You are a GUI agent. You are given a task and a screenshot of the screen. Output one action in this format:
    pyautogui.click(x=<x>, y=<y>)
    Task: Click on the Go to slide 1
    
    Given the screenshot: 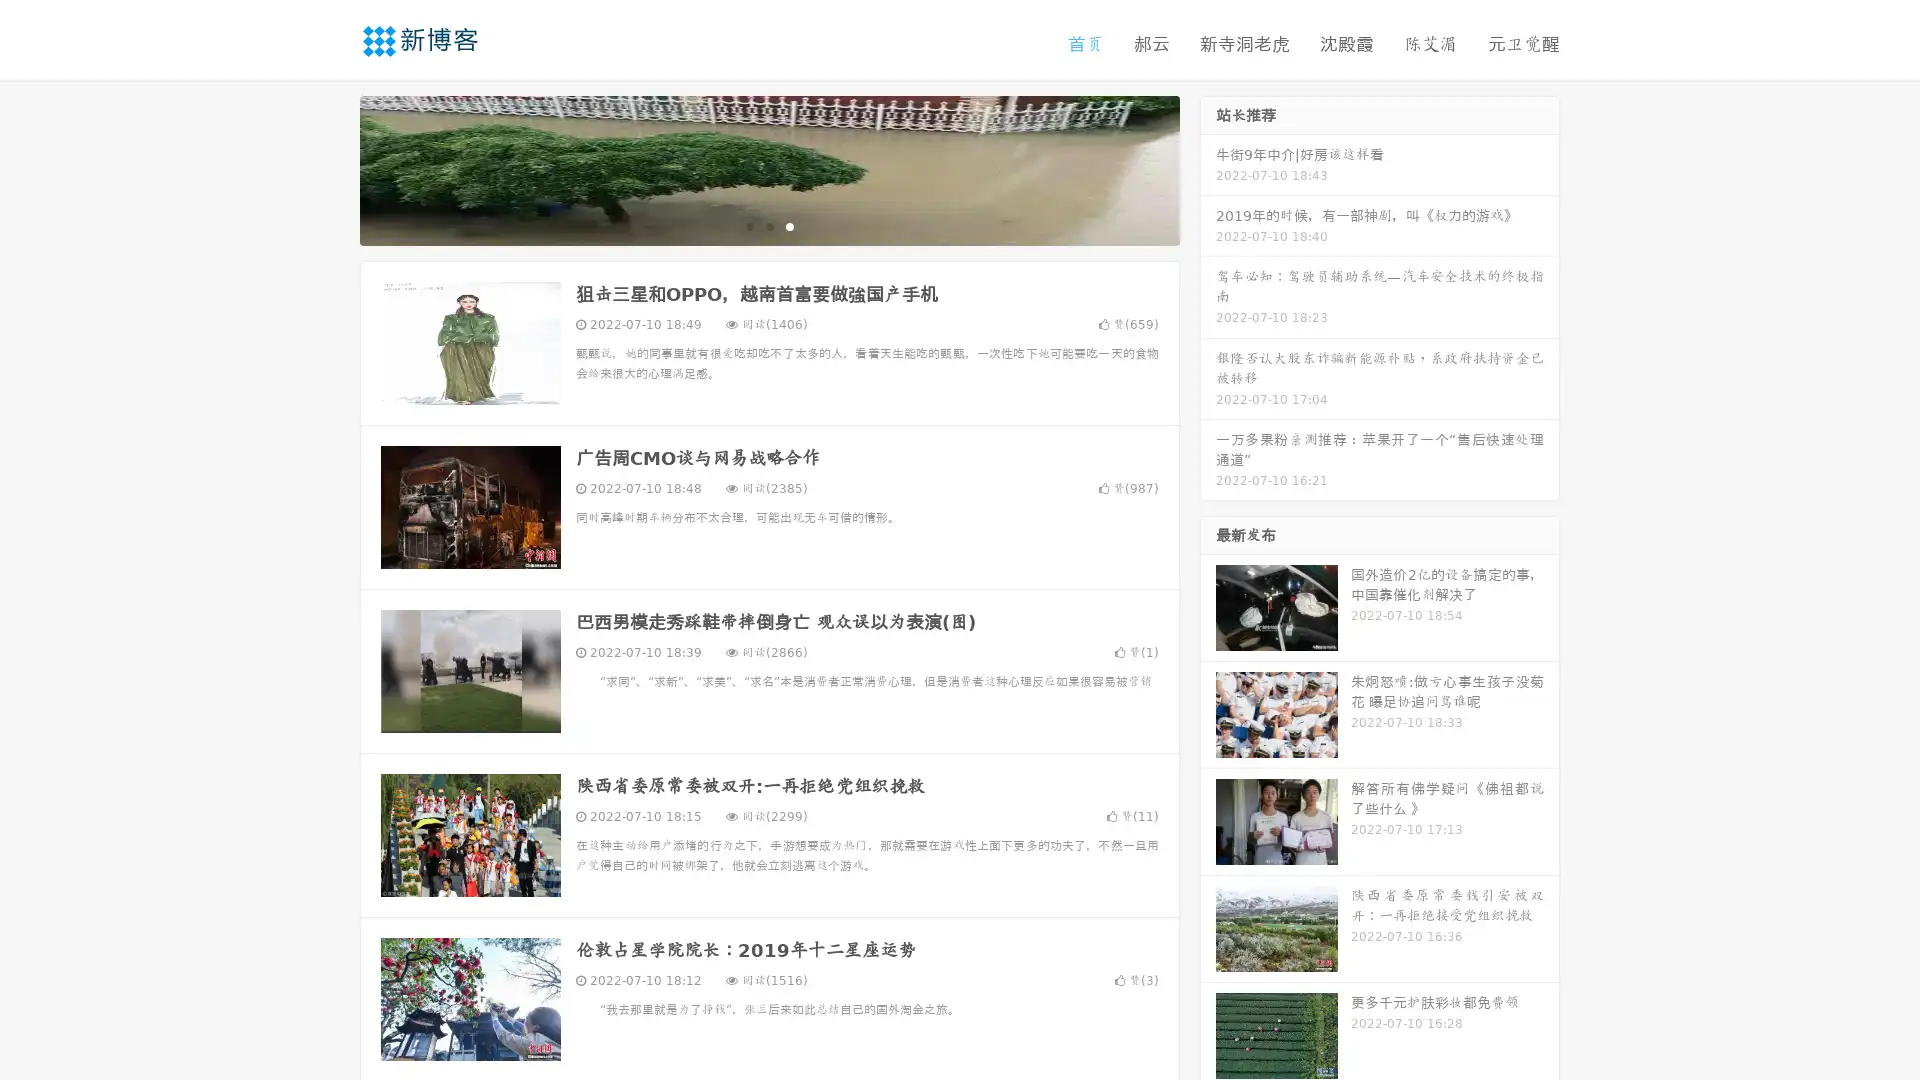 What is the action you would take?
    pyautogui.click(x=748, y=225)
    